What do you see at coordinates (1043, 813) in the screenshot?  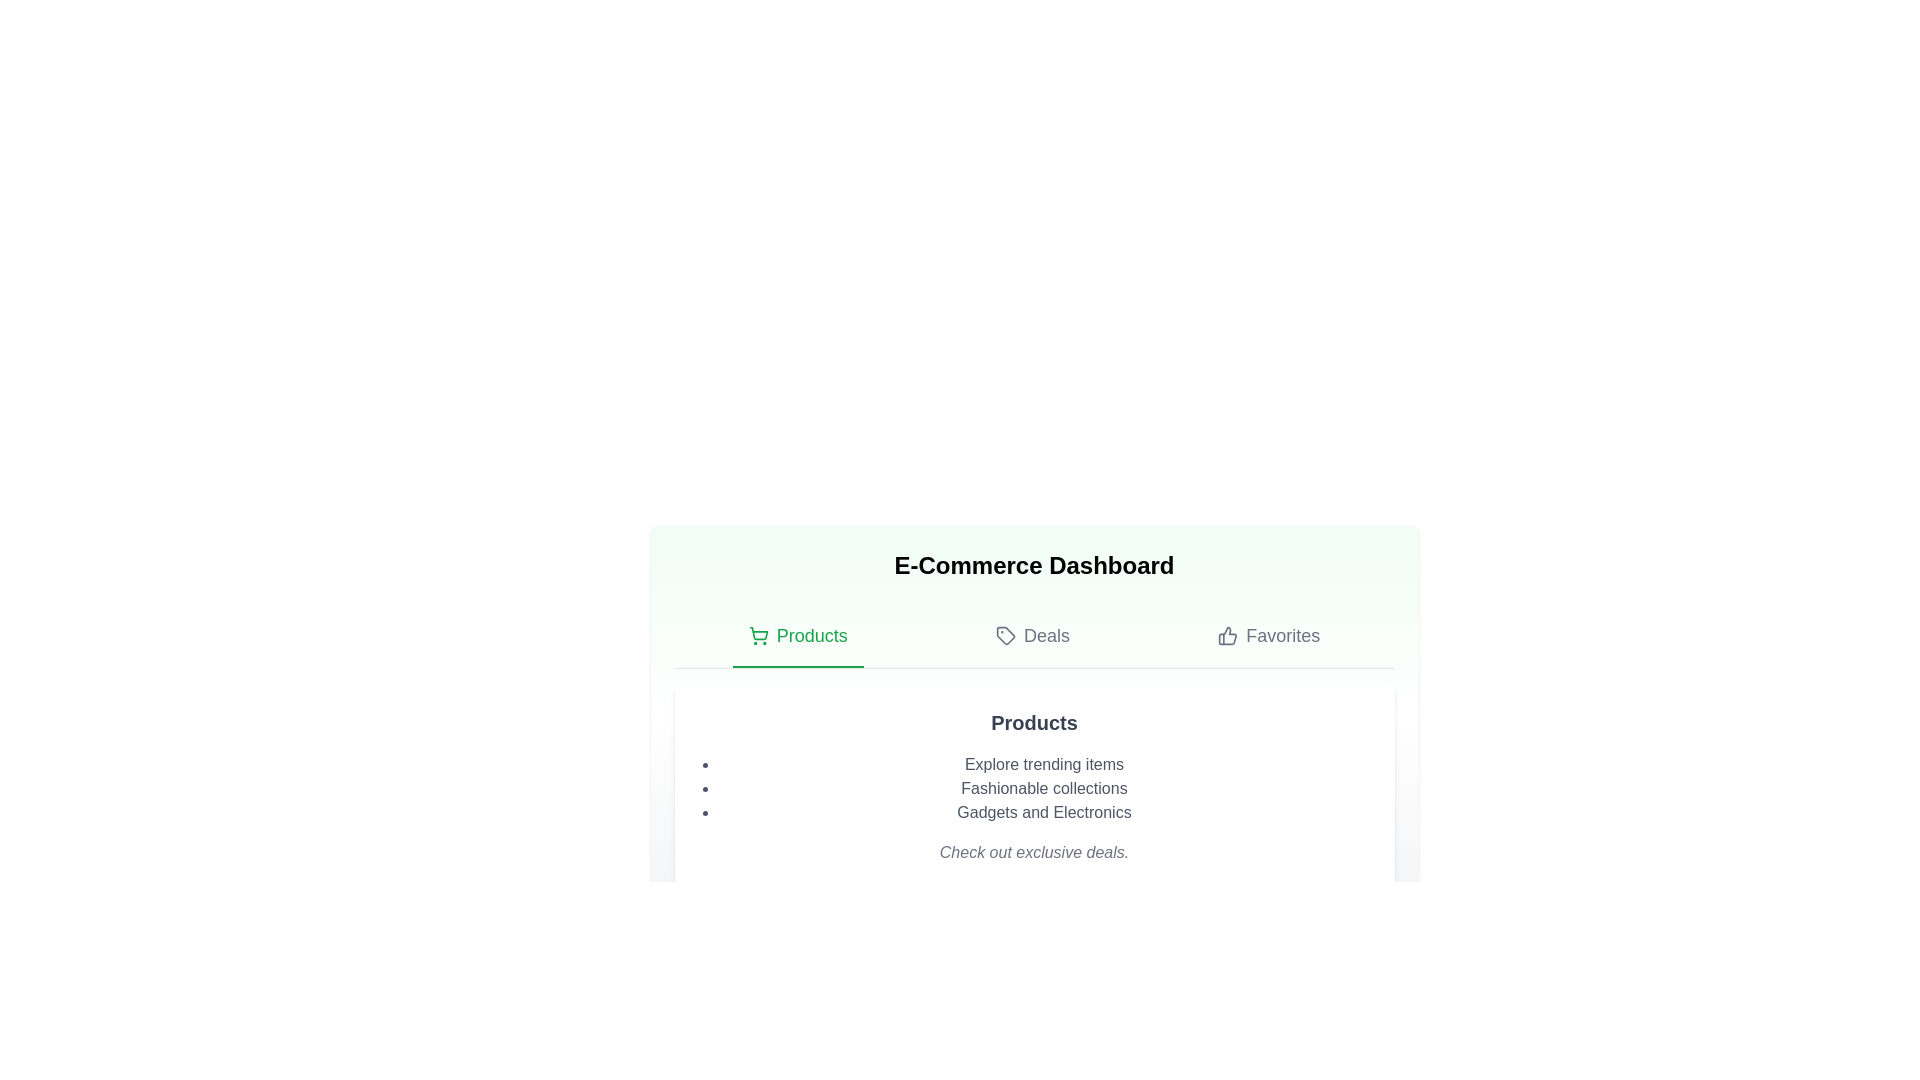 I see `text label 'Gadgets and Electronics' which is the third item in the unordered list under the 'Products' section, positioned between 'Fashionable collections' and an empty space` at bounding box center [1043, 813].